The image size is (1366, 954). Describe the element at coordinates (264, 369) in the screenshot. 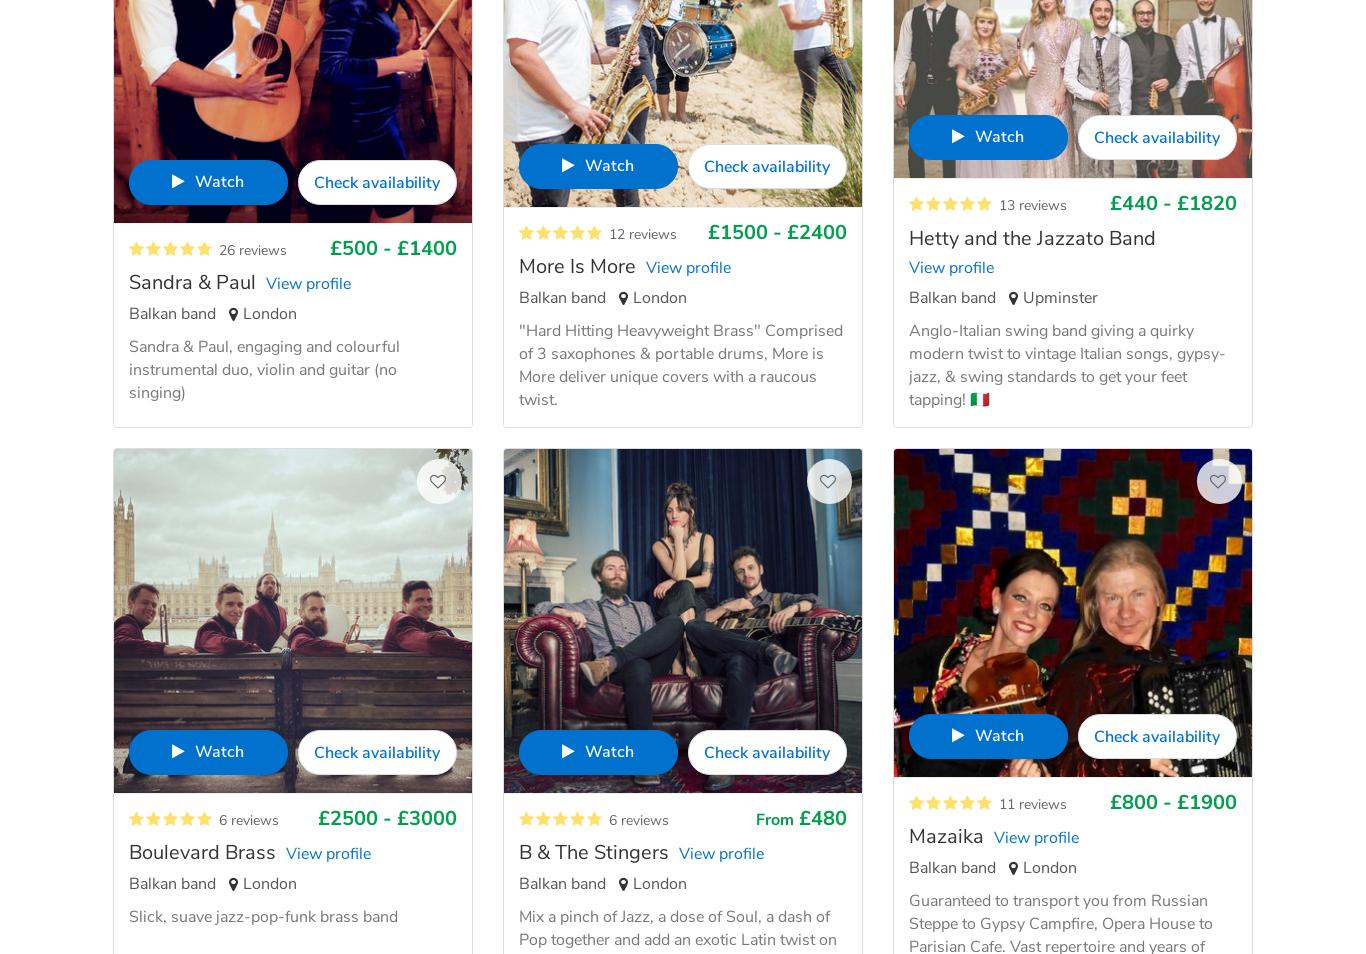

I see `'Sandra & Paul, engaging and colourful instrumental duo, violin and guitar (no singing)'` at that location.